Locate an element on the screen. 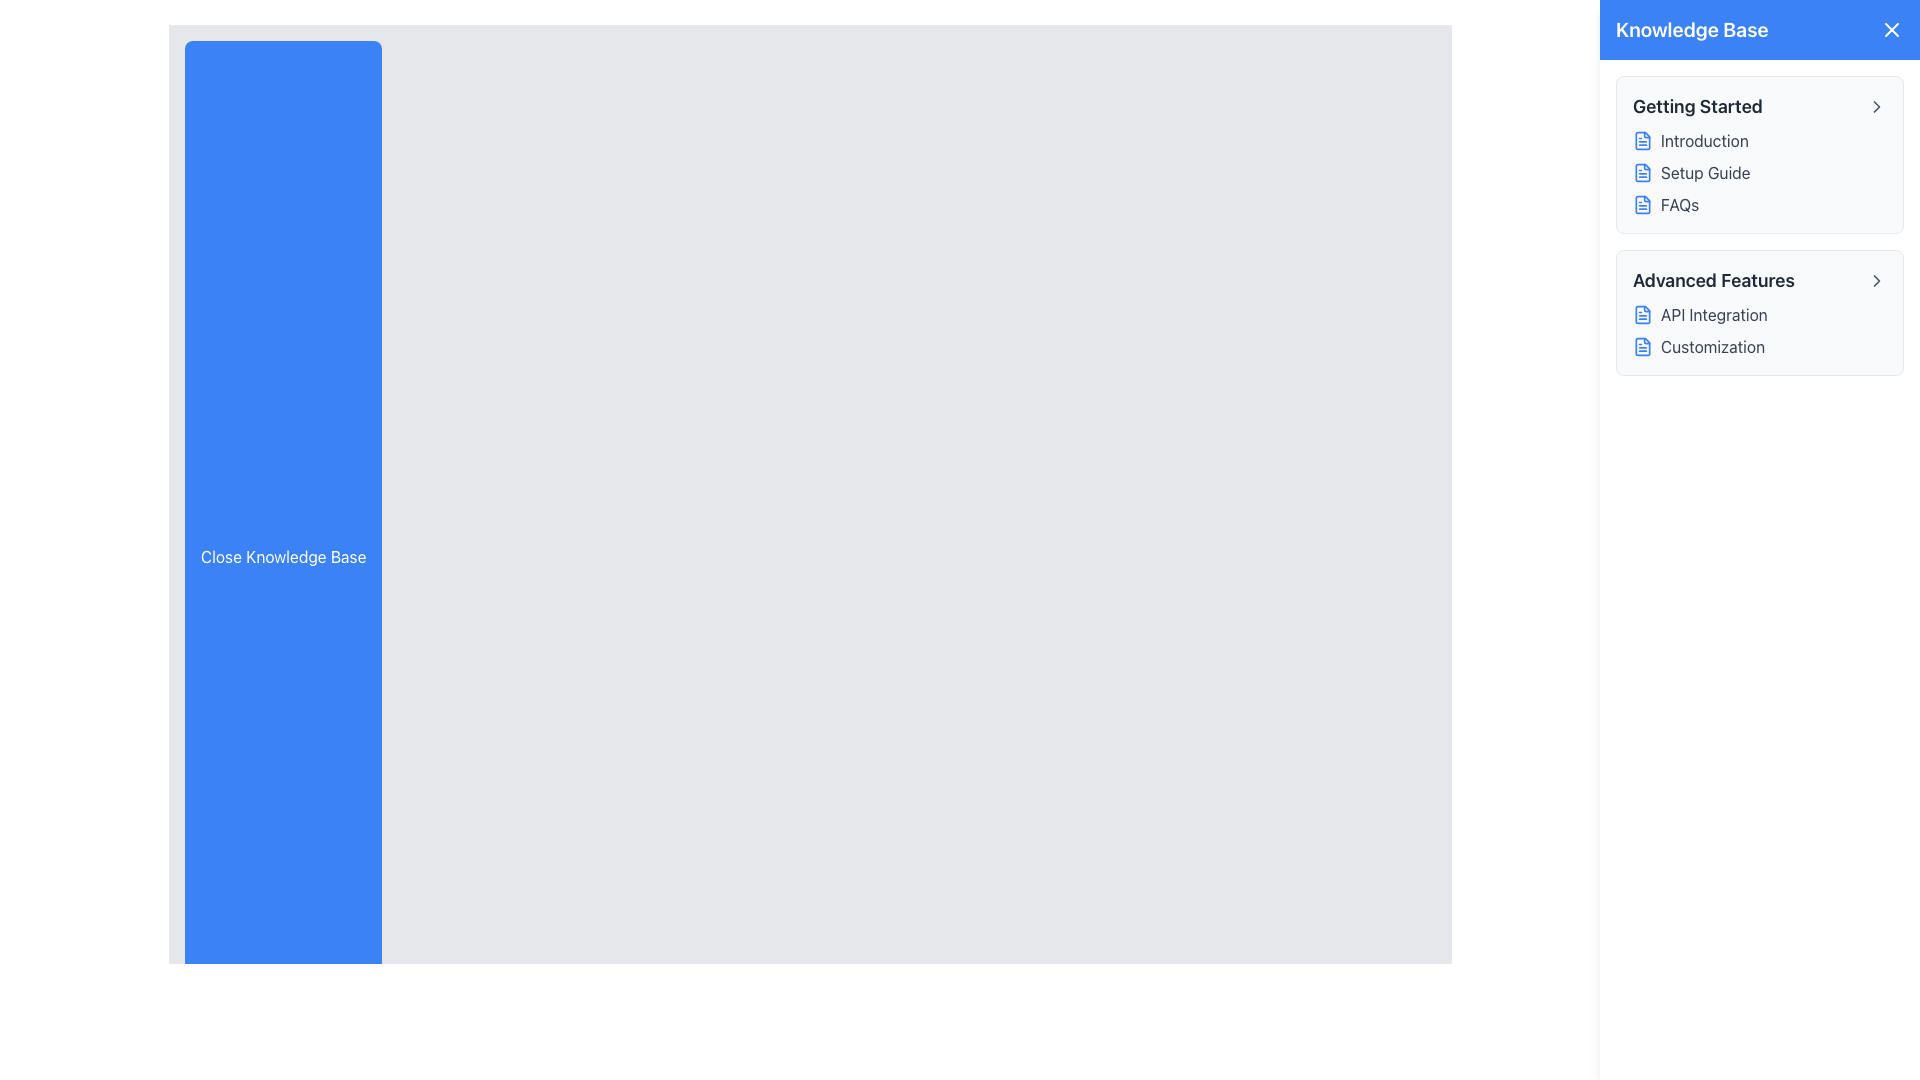 Image resolution: width=1920 pixels, height=1080 pixels. the chevron icon button, which is positioned to the right of the 'Getting Started' header text is located at coordinates (1875, 107).